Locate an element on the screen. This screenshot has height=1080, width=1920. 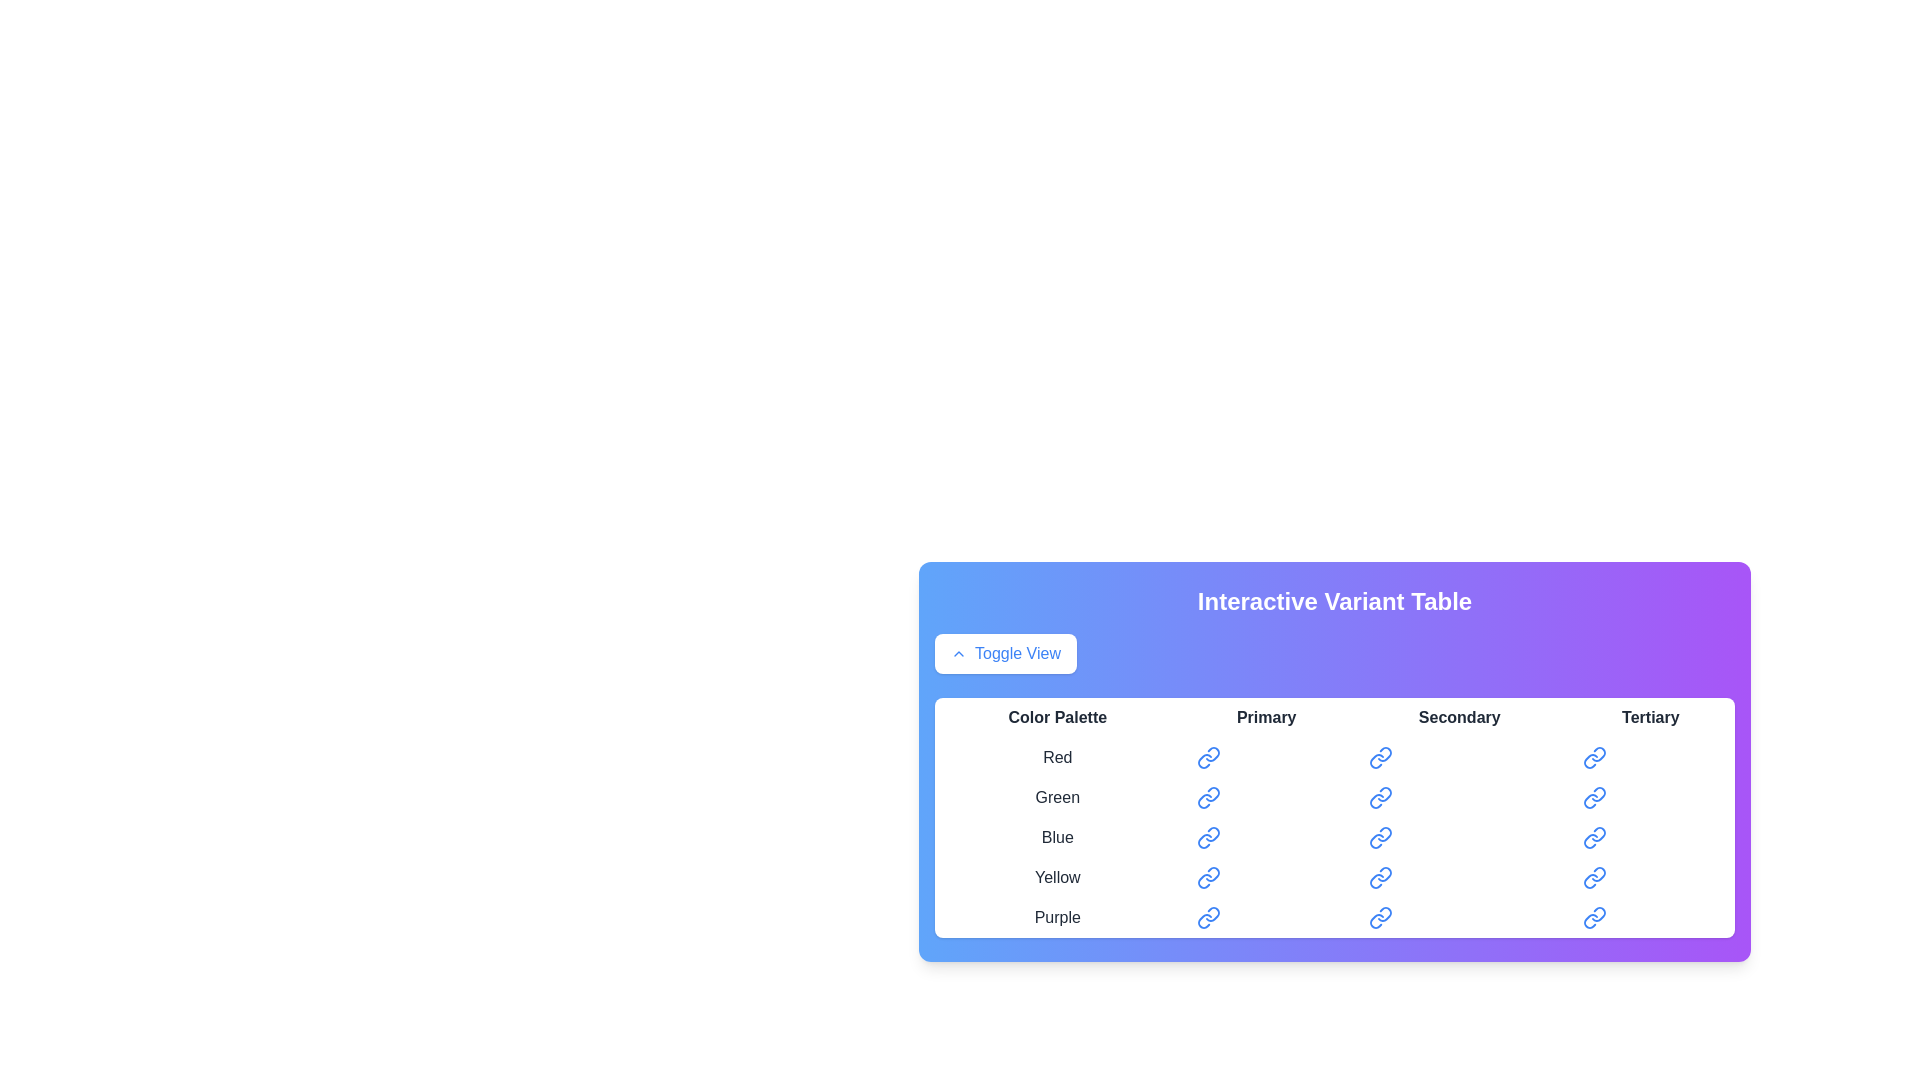
the table cell in the 'Interactive Variant Table' located in the fifth row of the 'Primary' column corresponding to the 'Purple' color palette is located at coordinates (1265, 918).